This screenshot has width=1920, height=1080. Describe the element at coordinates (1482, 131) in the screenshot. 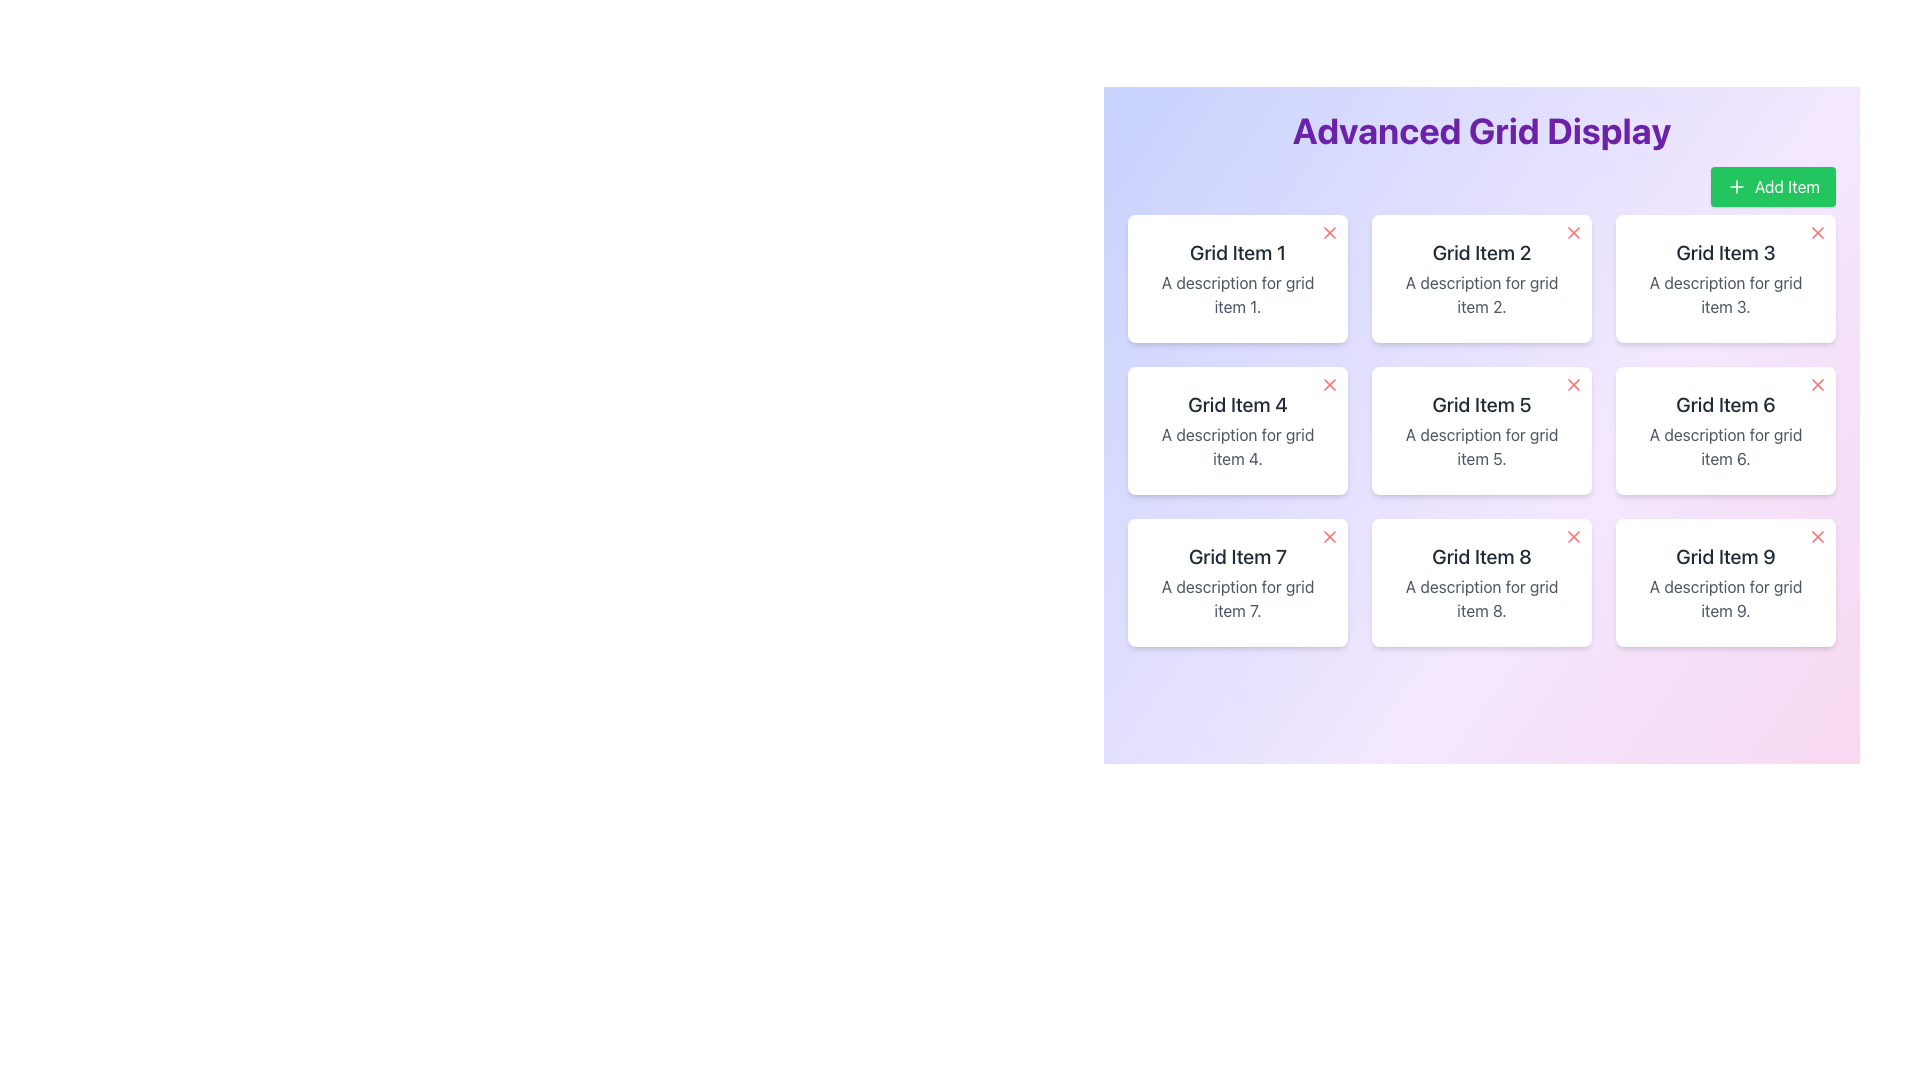

I see `the prominently centered text header that reads 'Advanced Grid Display', styled in bold and large purple font at the top of the layout` at that location.